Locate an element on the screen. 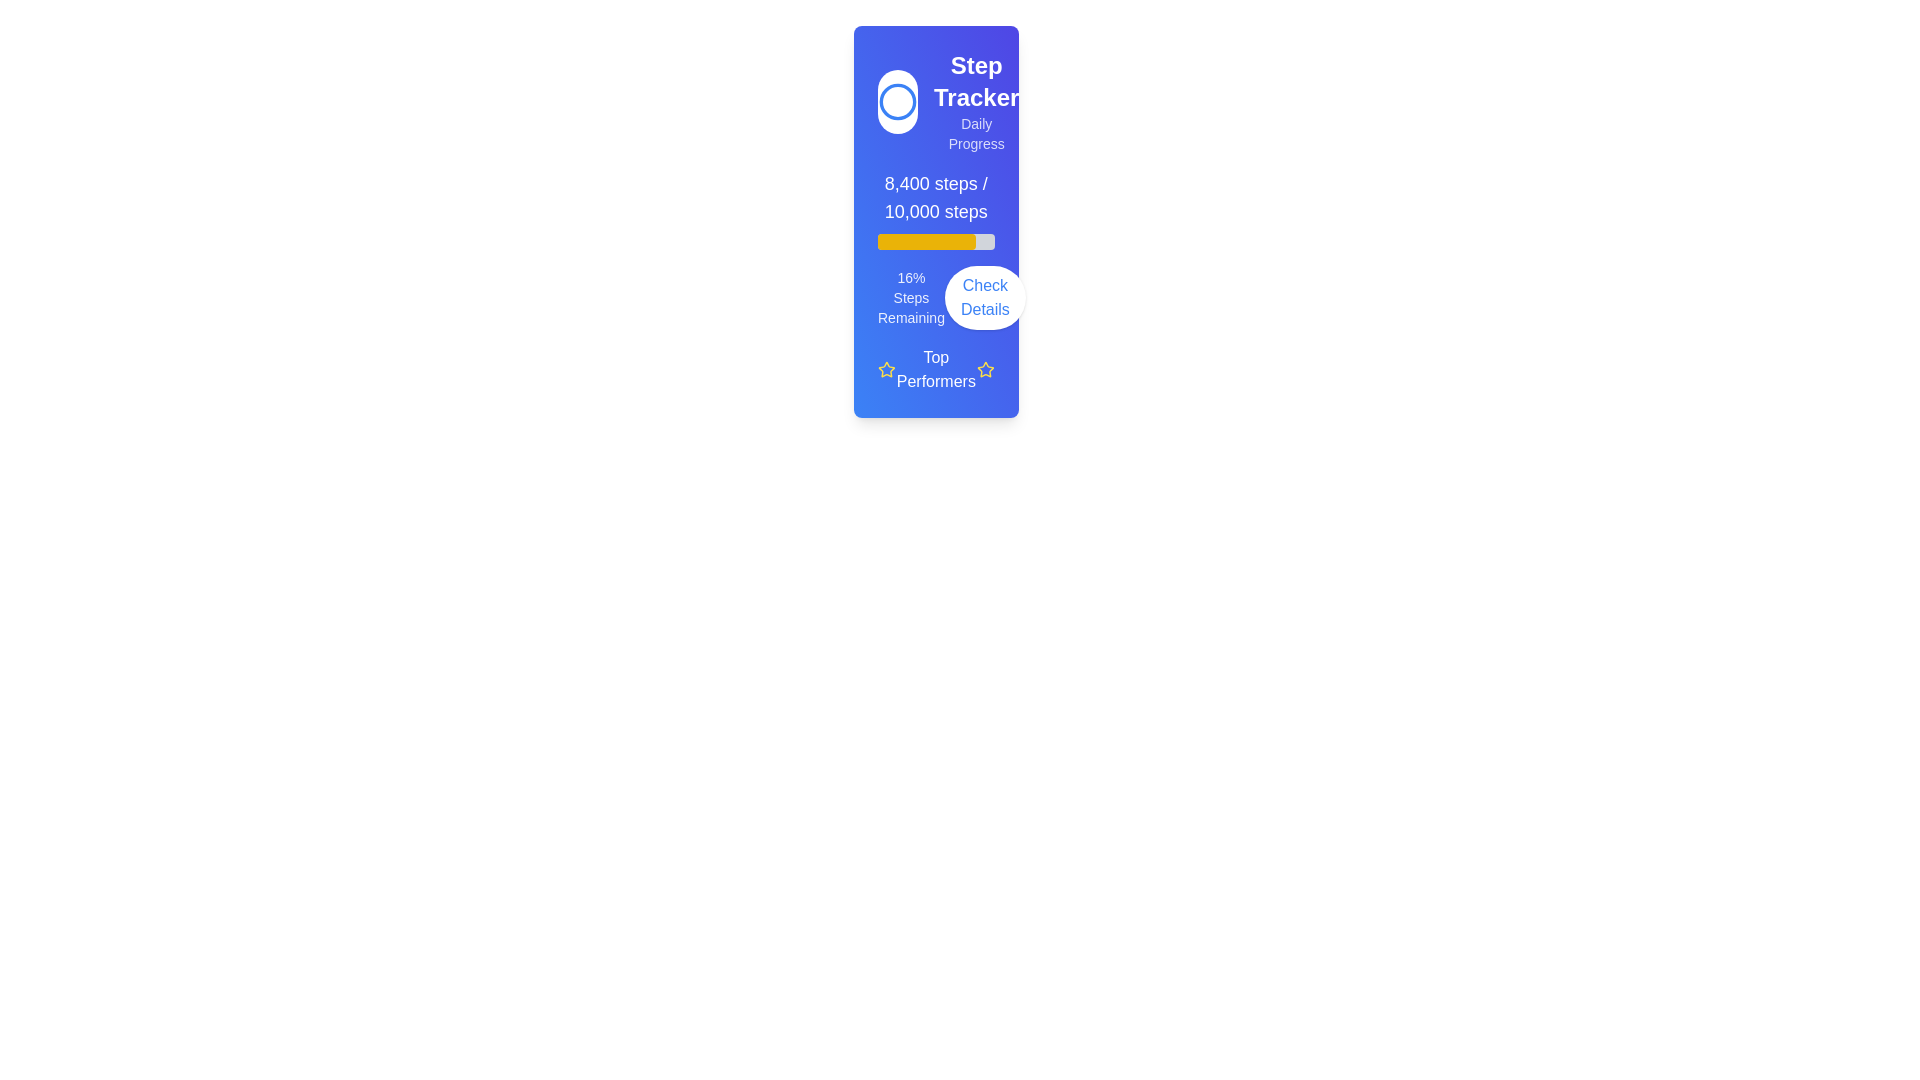 This screenshot has width=1920, height=1080. properties of the Progress Indicator with Text located within the 'Step Tracker' card, which displays progress information and is situated between the title text group and the '16% Steps Remaining' text is located at coordinates (935, 209).